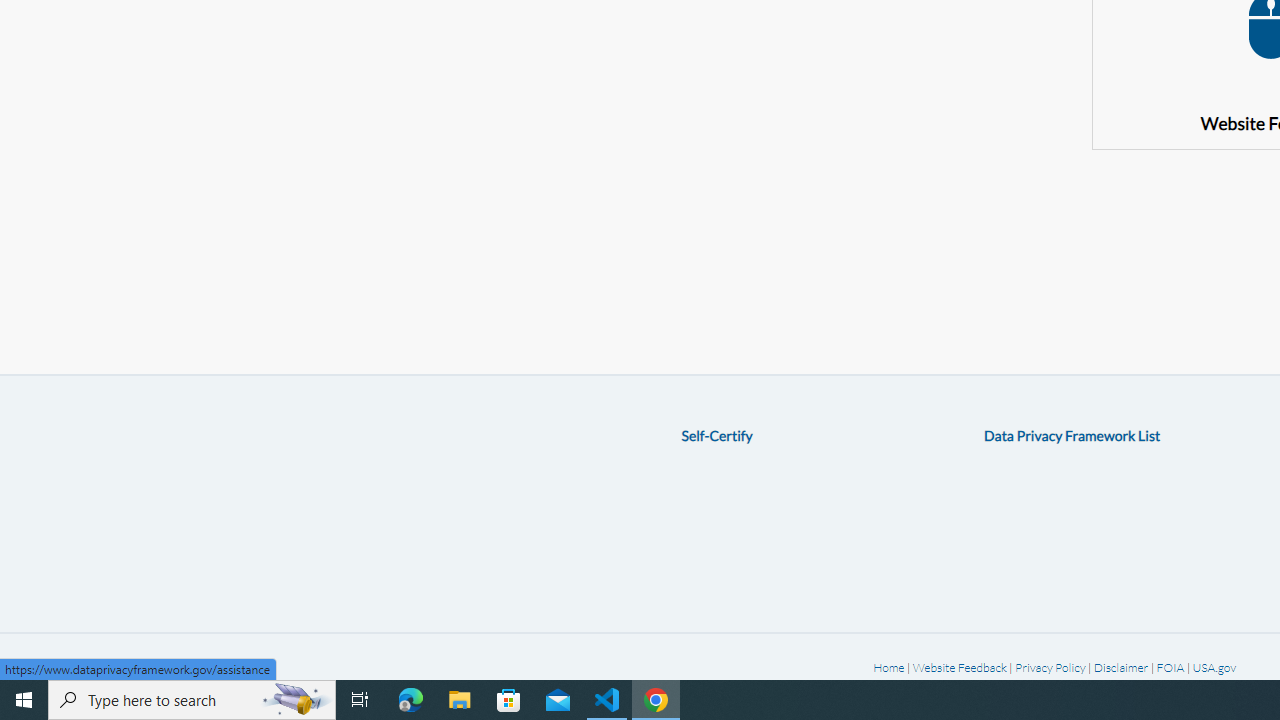 The image size is (1280, 720). What do you see at coordinates (1213, 667) in the screenshot?
I see `'USA.gov'` at bounding box center [1213, 667].